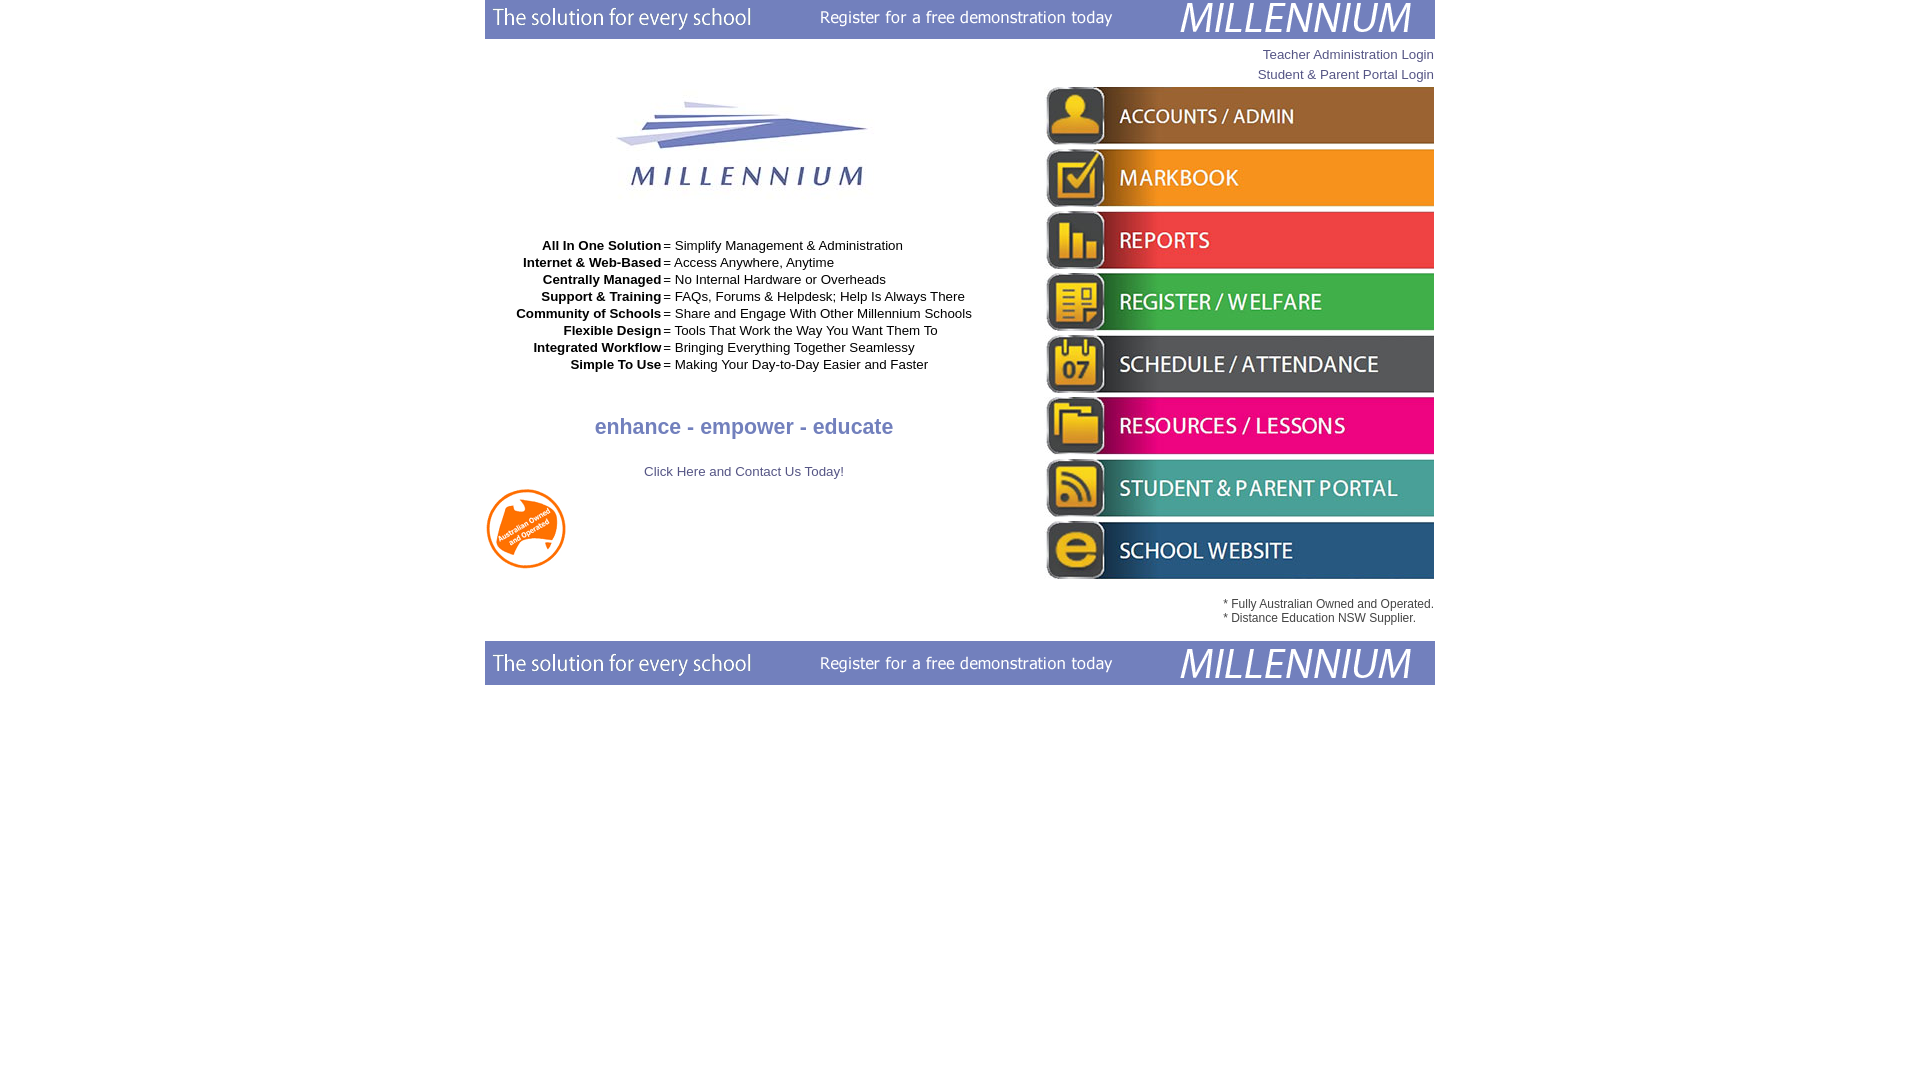 The image size is (1920, 1080). What do you see at coordinates (1348, 53) in the screenshot?
I see `'Teacher Administration Login'` at bounding box center [1348, 53].